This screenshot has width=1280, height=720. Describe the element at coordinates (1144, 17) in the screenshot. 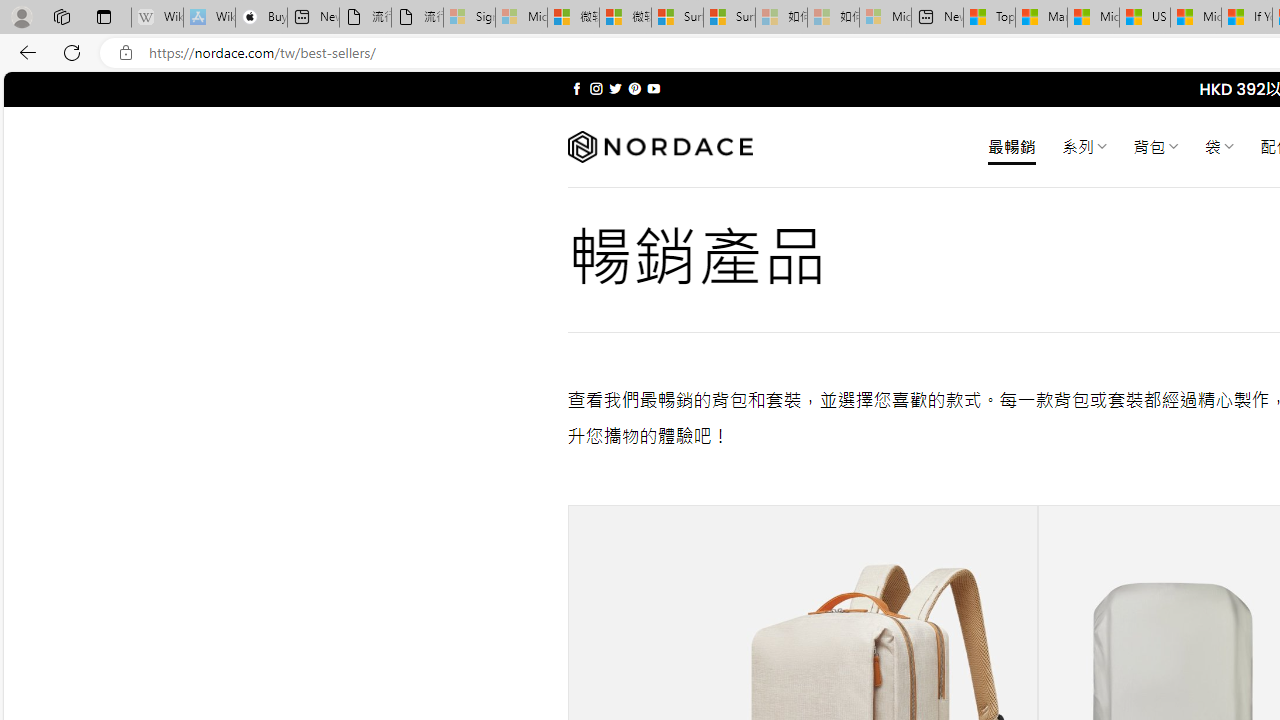

I see `'US Heat Deaths Soared To Record High Last Year'` at that location.